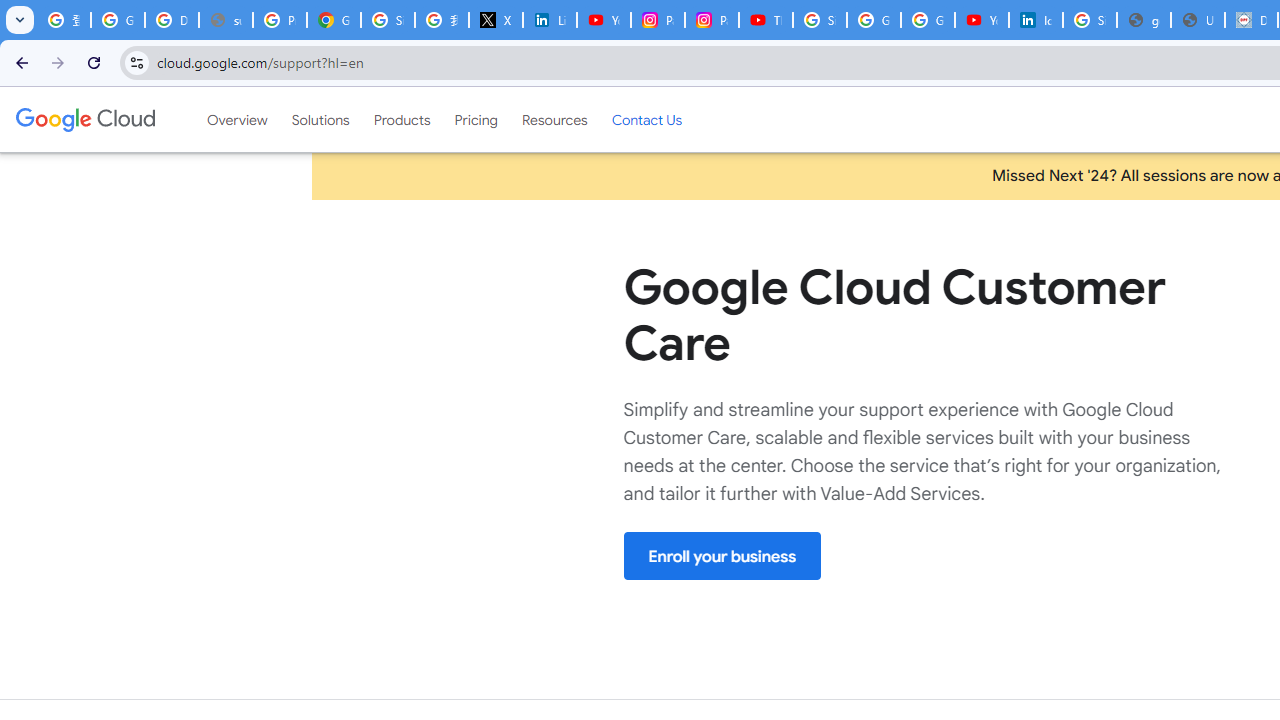 The width and height of the screenshot is (1280, 720). What do you see at coordinates (320, 119) in the screenshot?
I see `'Solutions'` at bounding box center [320, 119].